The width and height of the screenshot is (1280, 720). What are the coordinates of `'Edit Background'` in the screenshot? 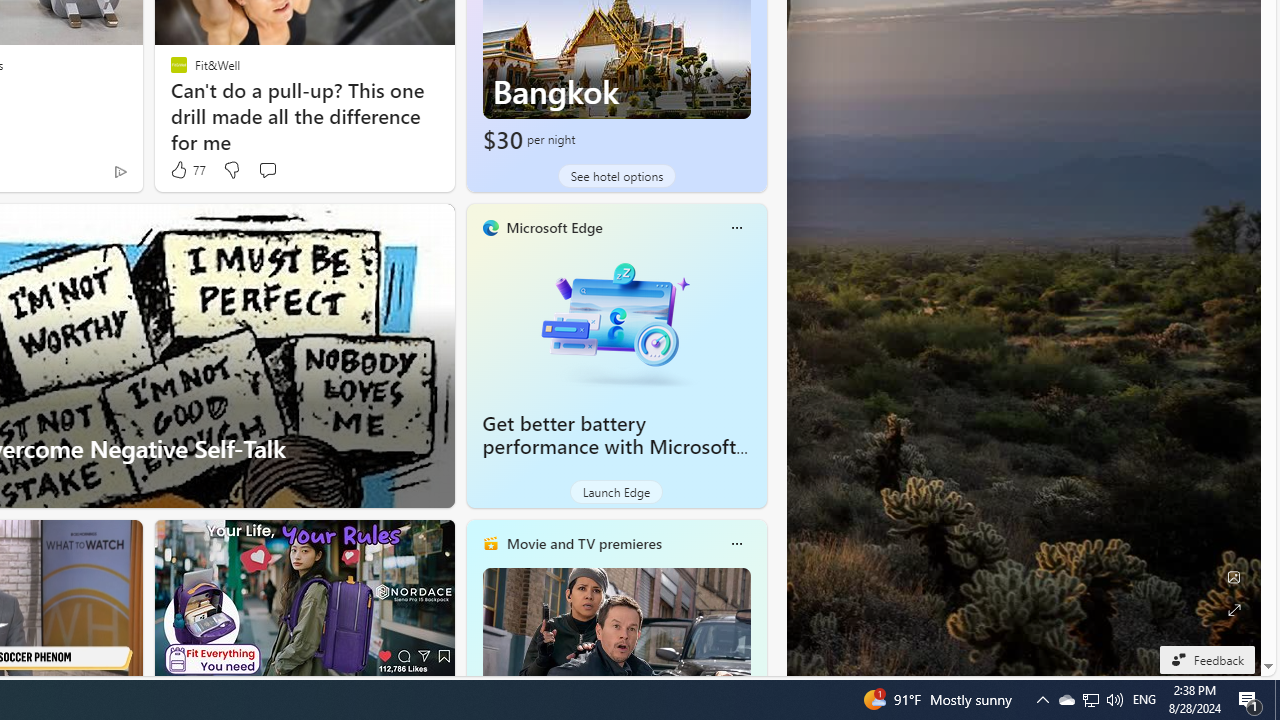 It's located at (1232, 577).